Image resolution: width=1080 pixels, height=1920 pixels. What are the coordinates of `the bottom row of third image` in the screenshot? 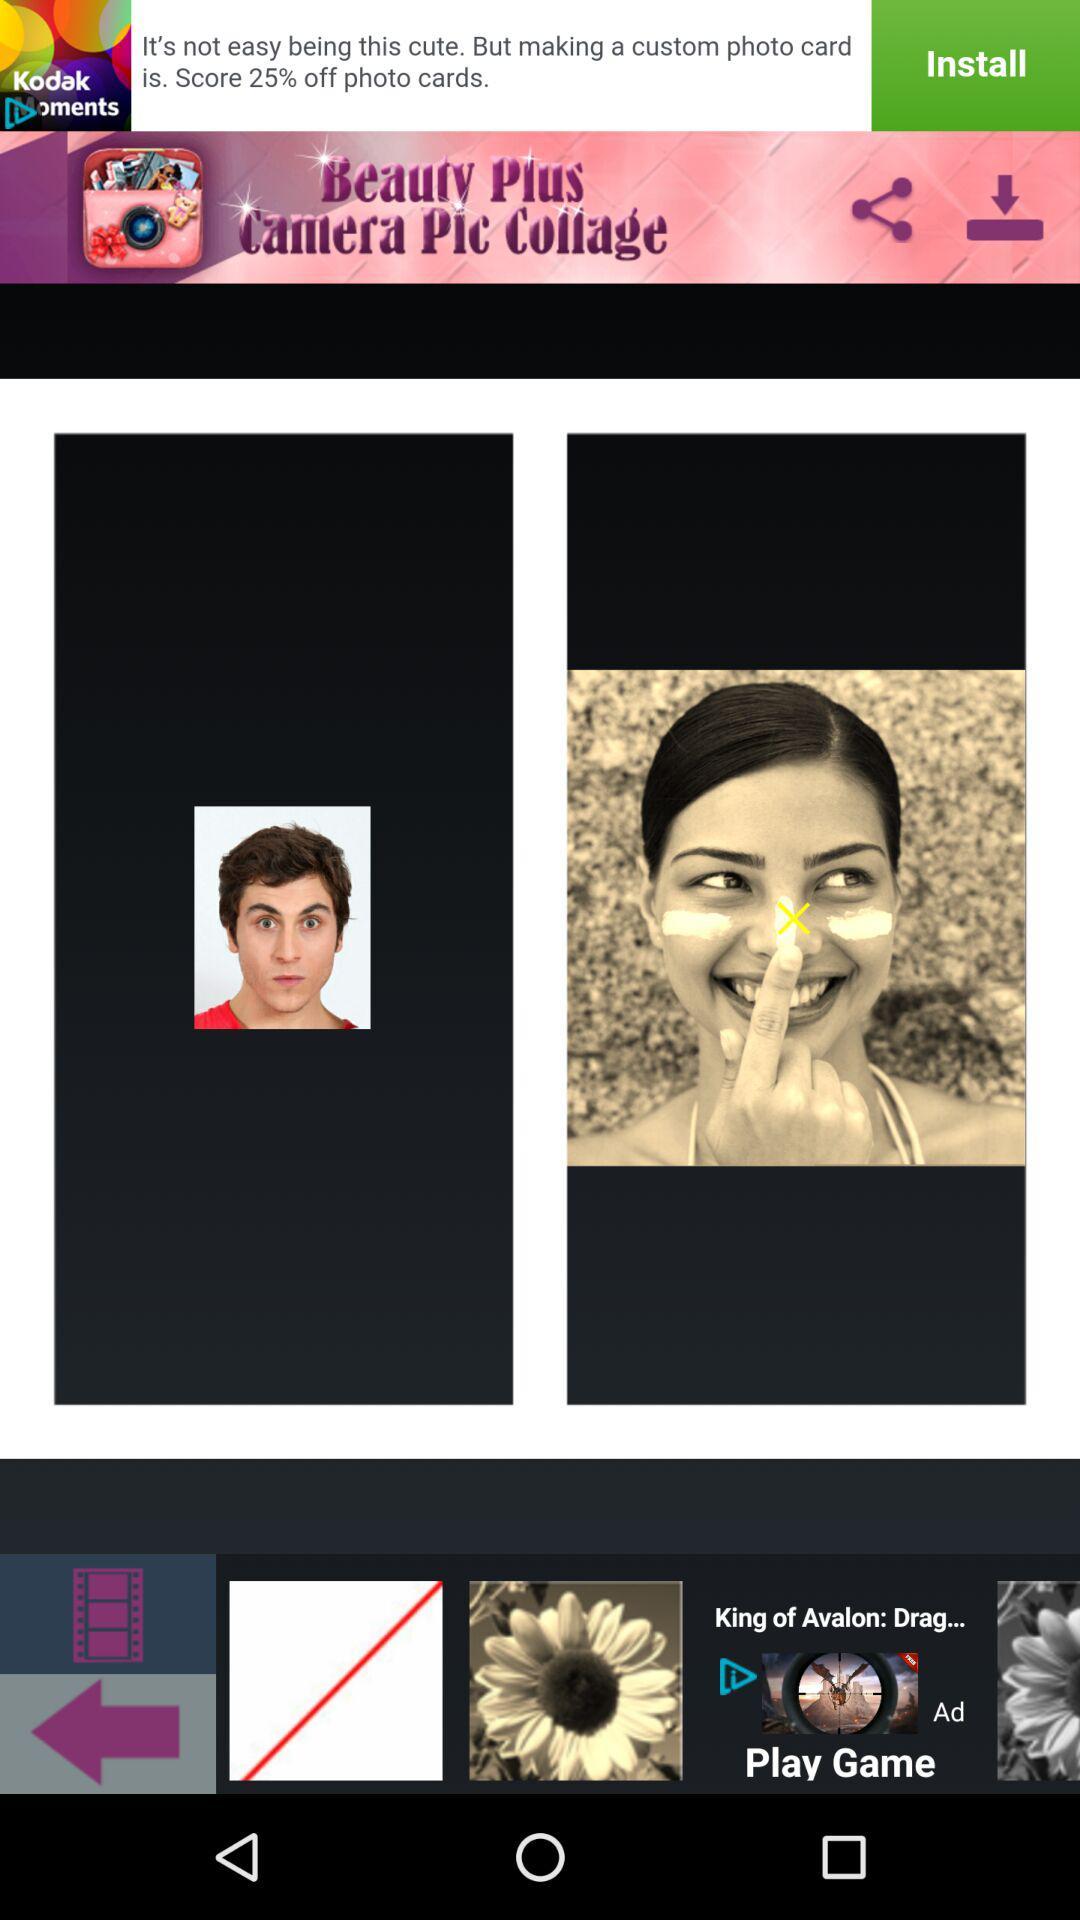 It's located at (575, 1674).